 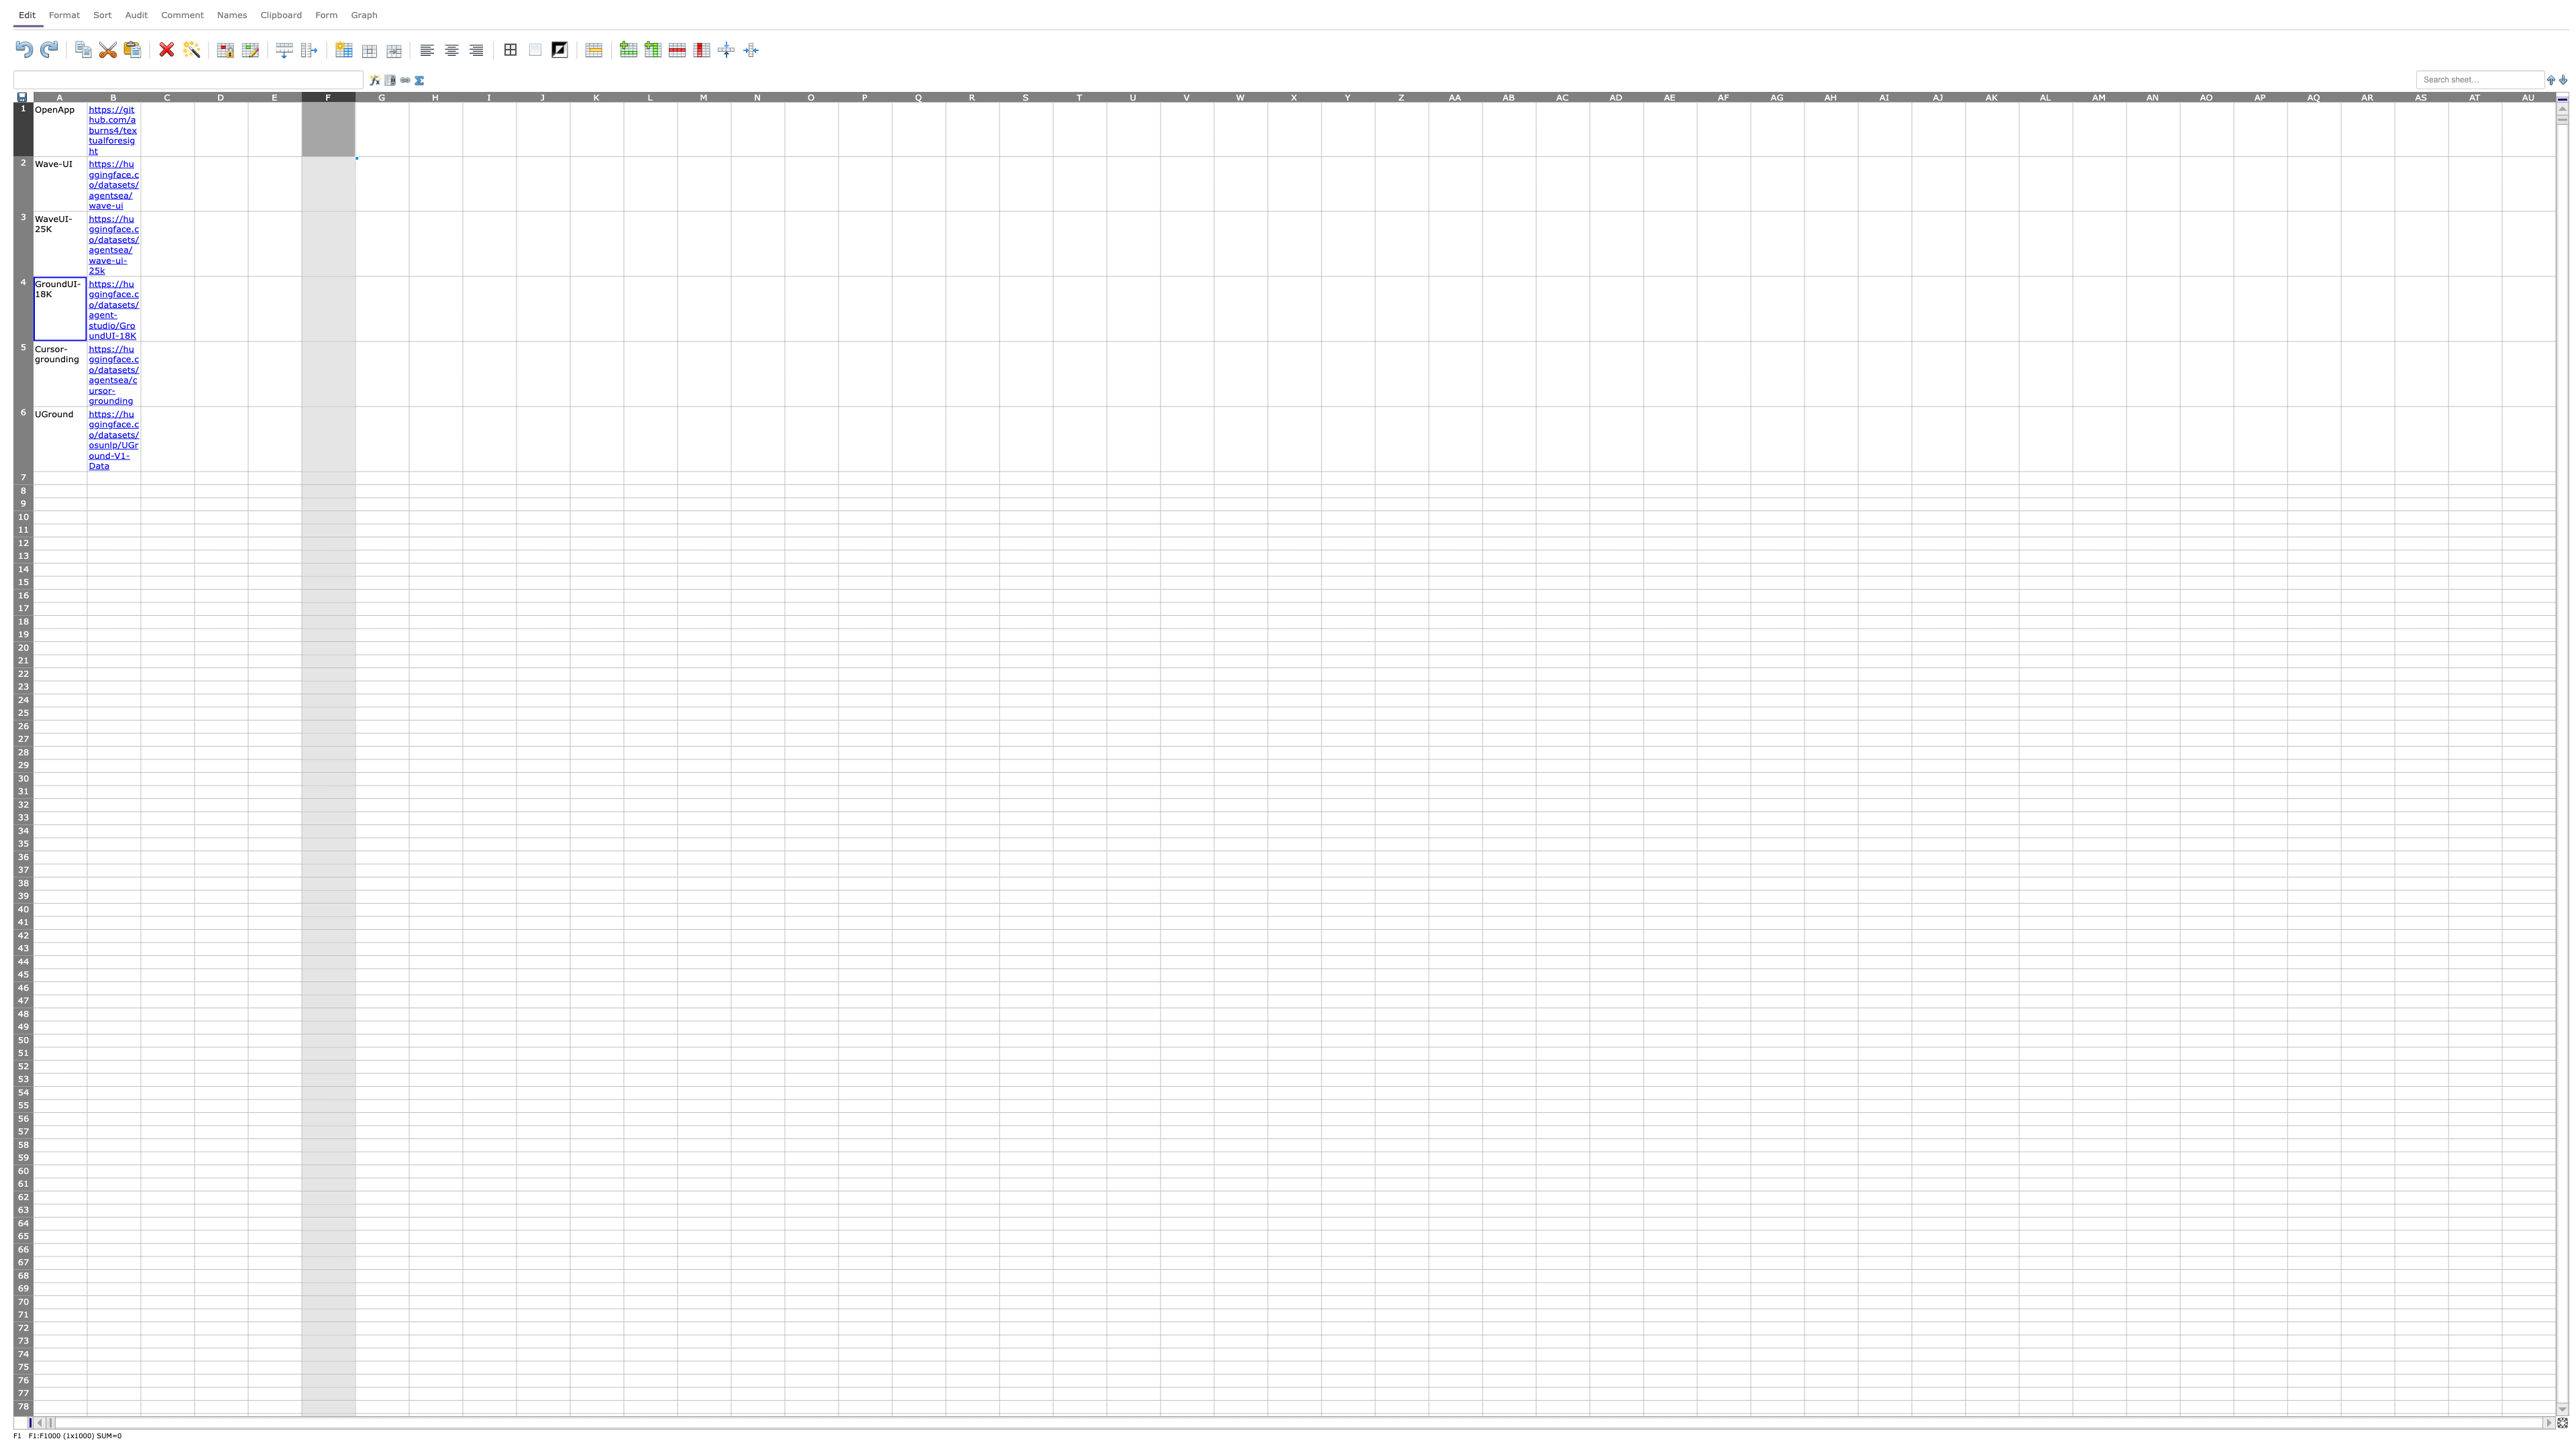 What do you see at coordinates (436, 95) in the screenshot?
I see `Move cursor to column H` at bounding box center [436, 95].